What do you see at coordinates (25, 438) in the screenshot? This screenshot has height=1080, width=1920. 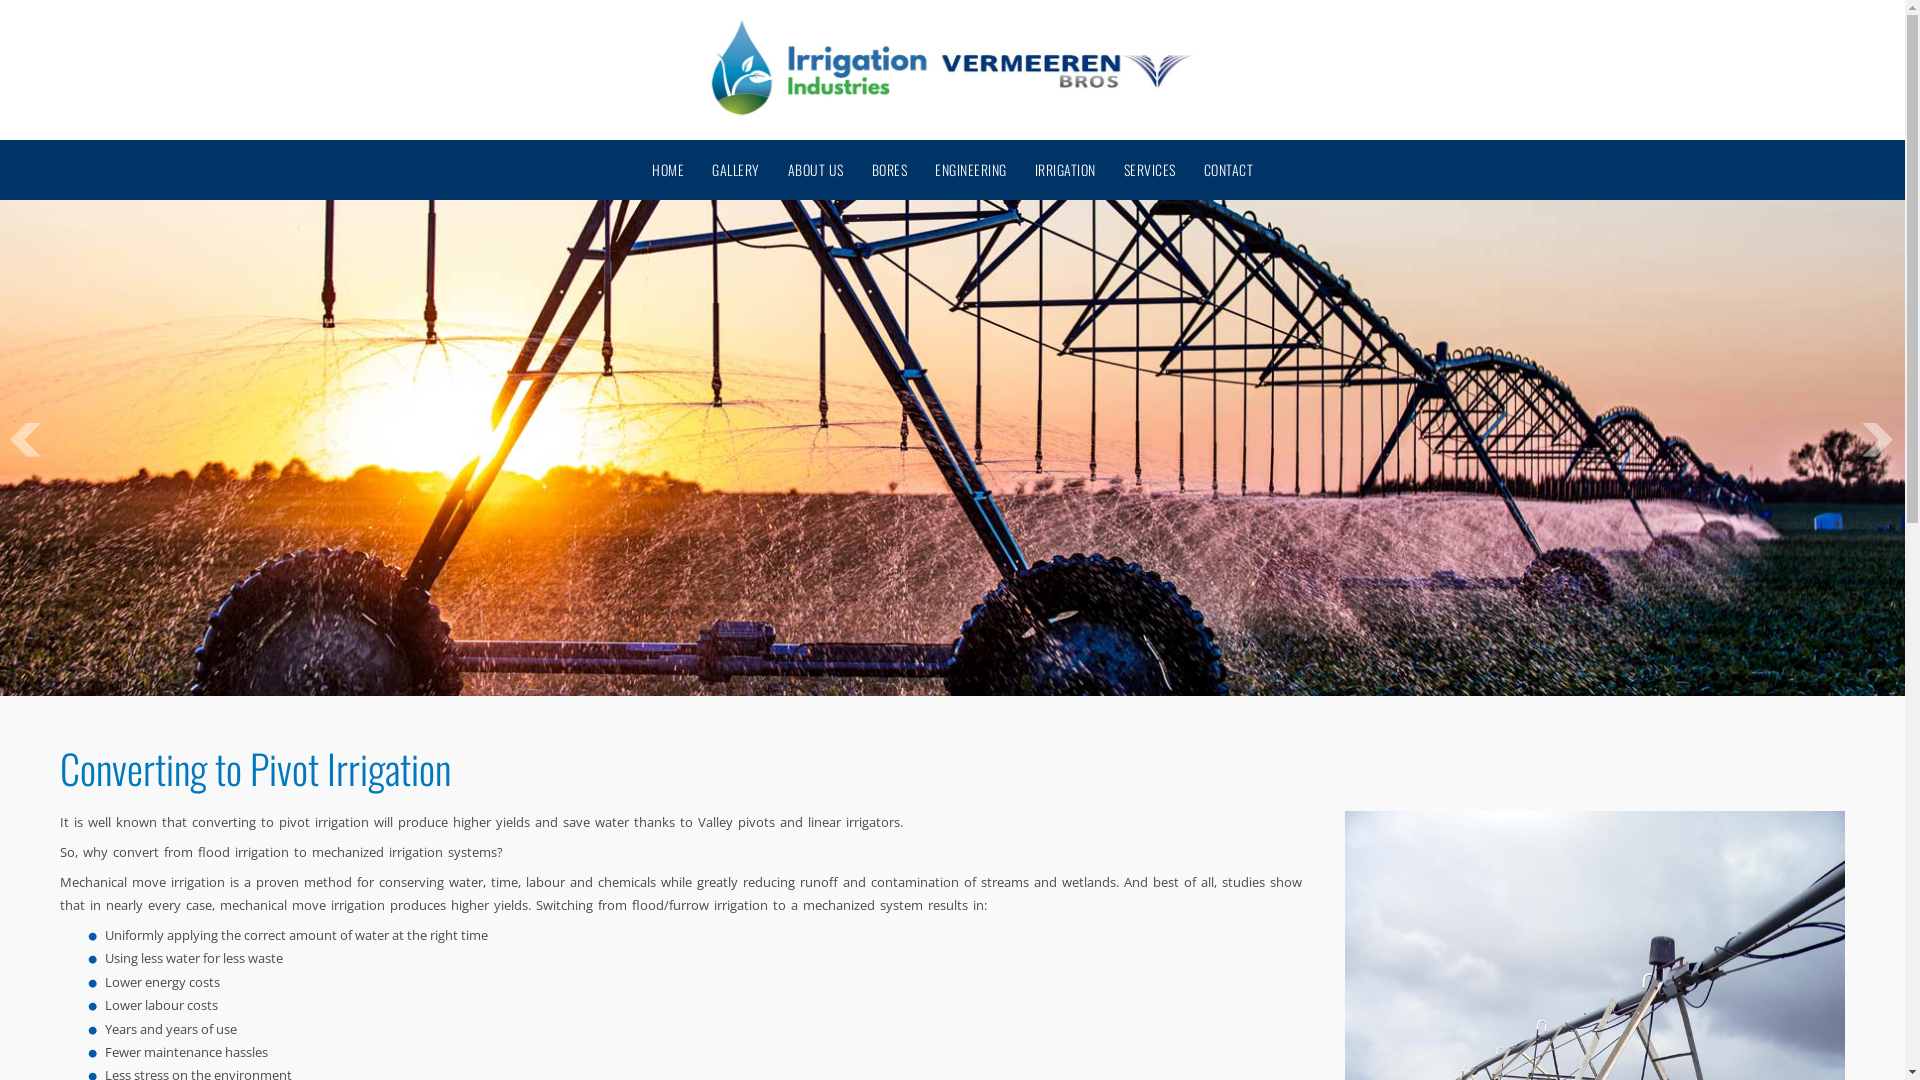 I see `'Prev'` at bounding box center [25, 438].